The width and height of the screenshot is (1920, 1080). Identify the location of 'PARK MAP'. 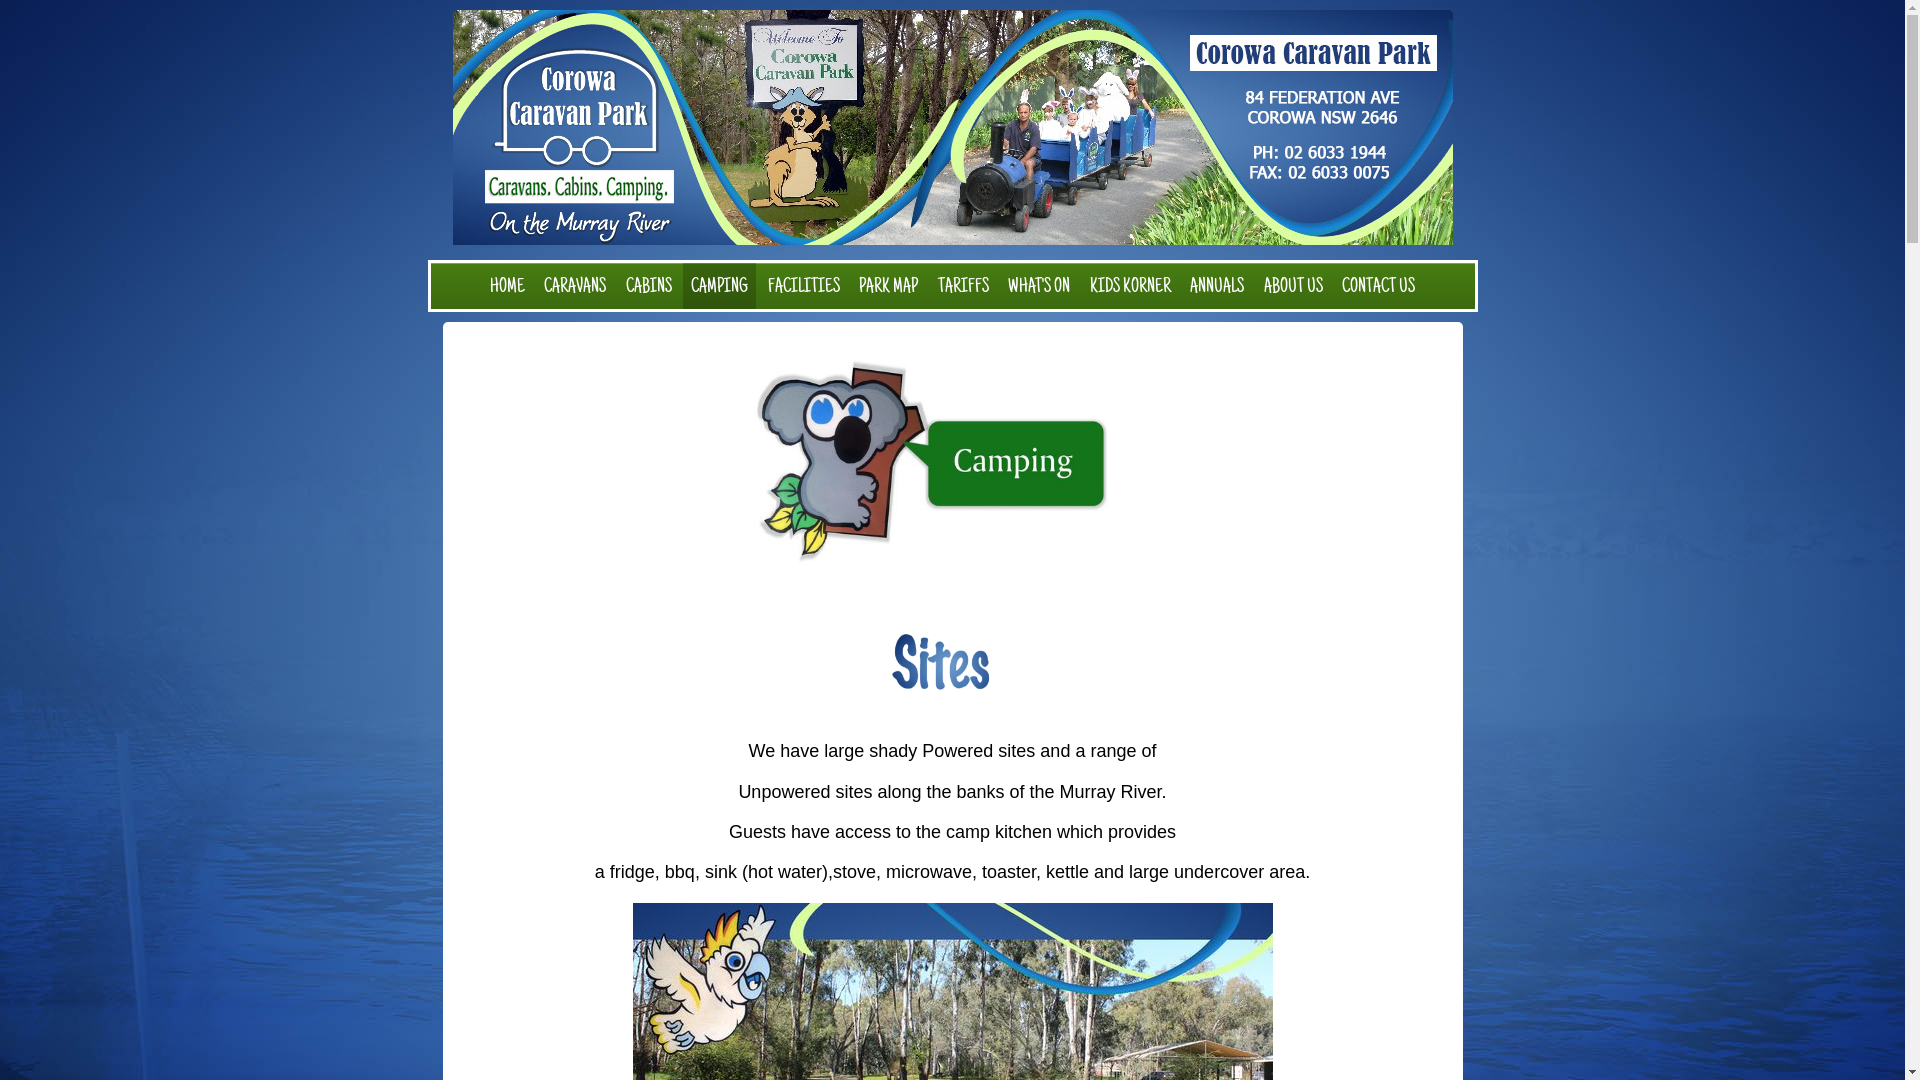
(850, 286).